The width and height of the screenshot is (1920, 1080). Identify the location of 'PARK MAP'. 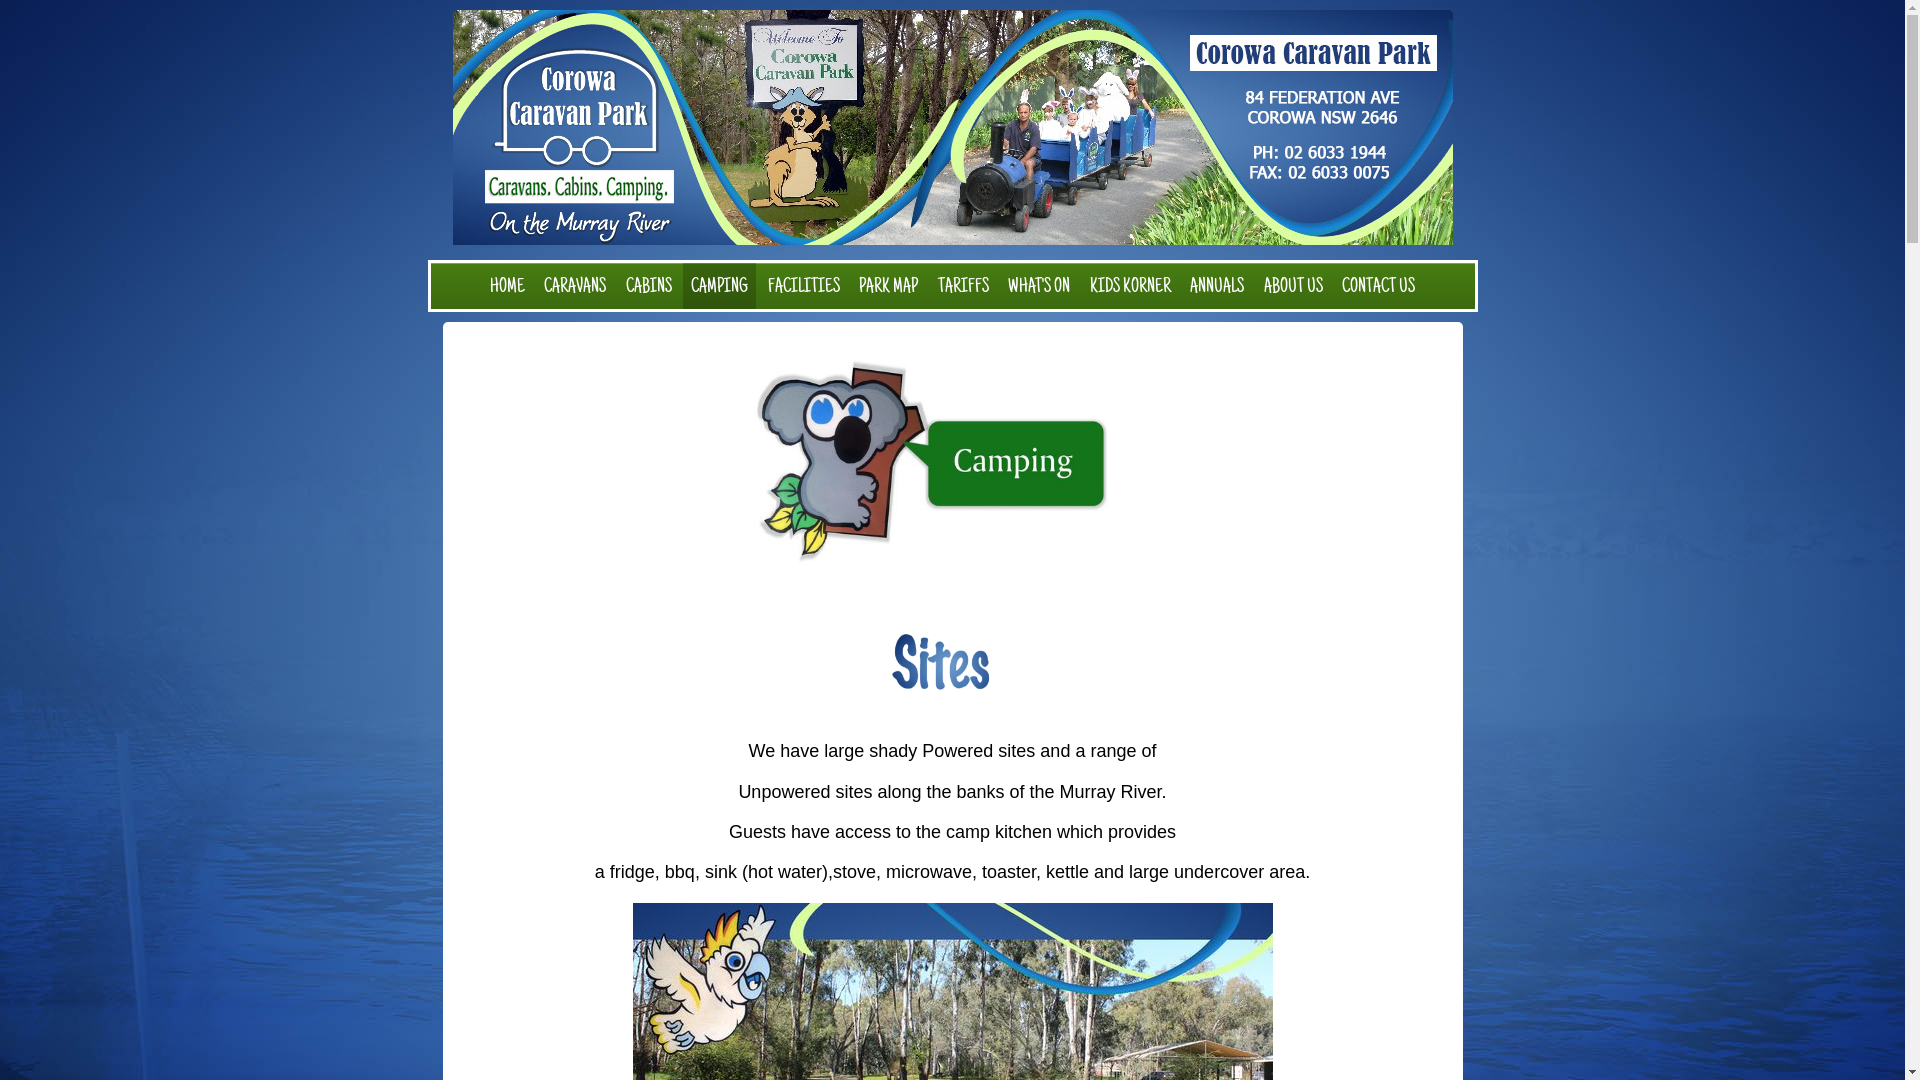
(850, 286).